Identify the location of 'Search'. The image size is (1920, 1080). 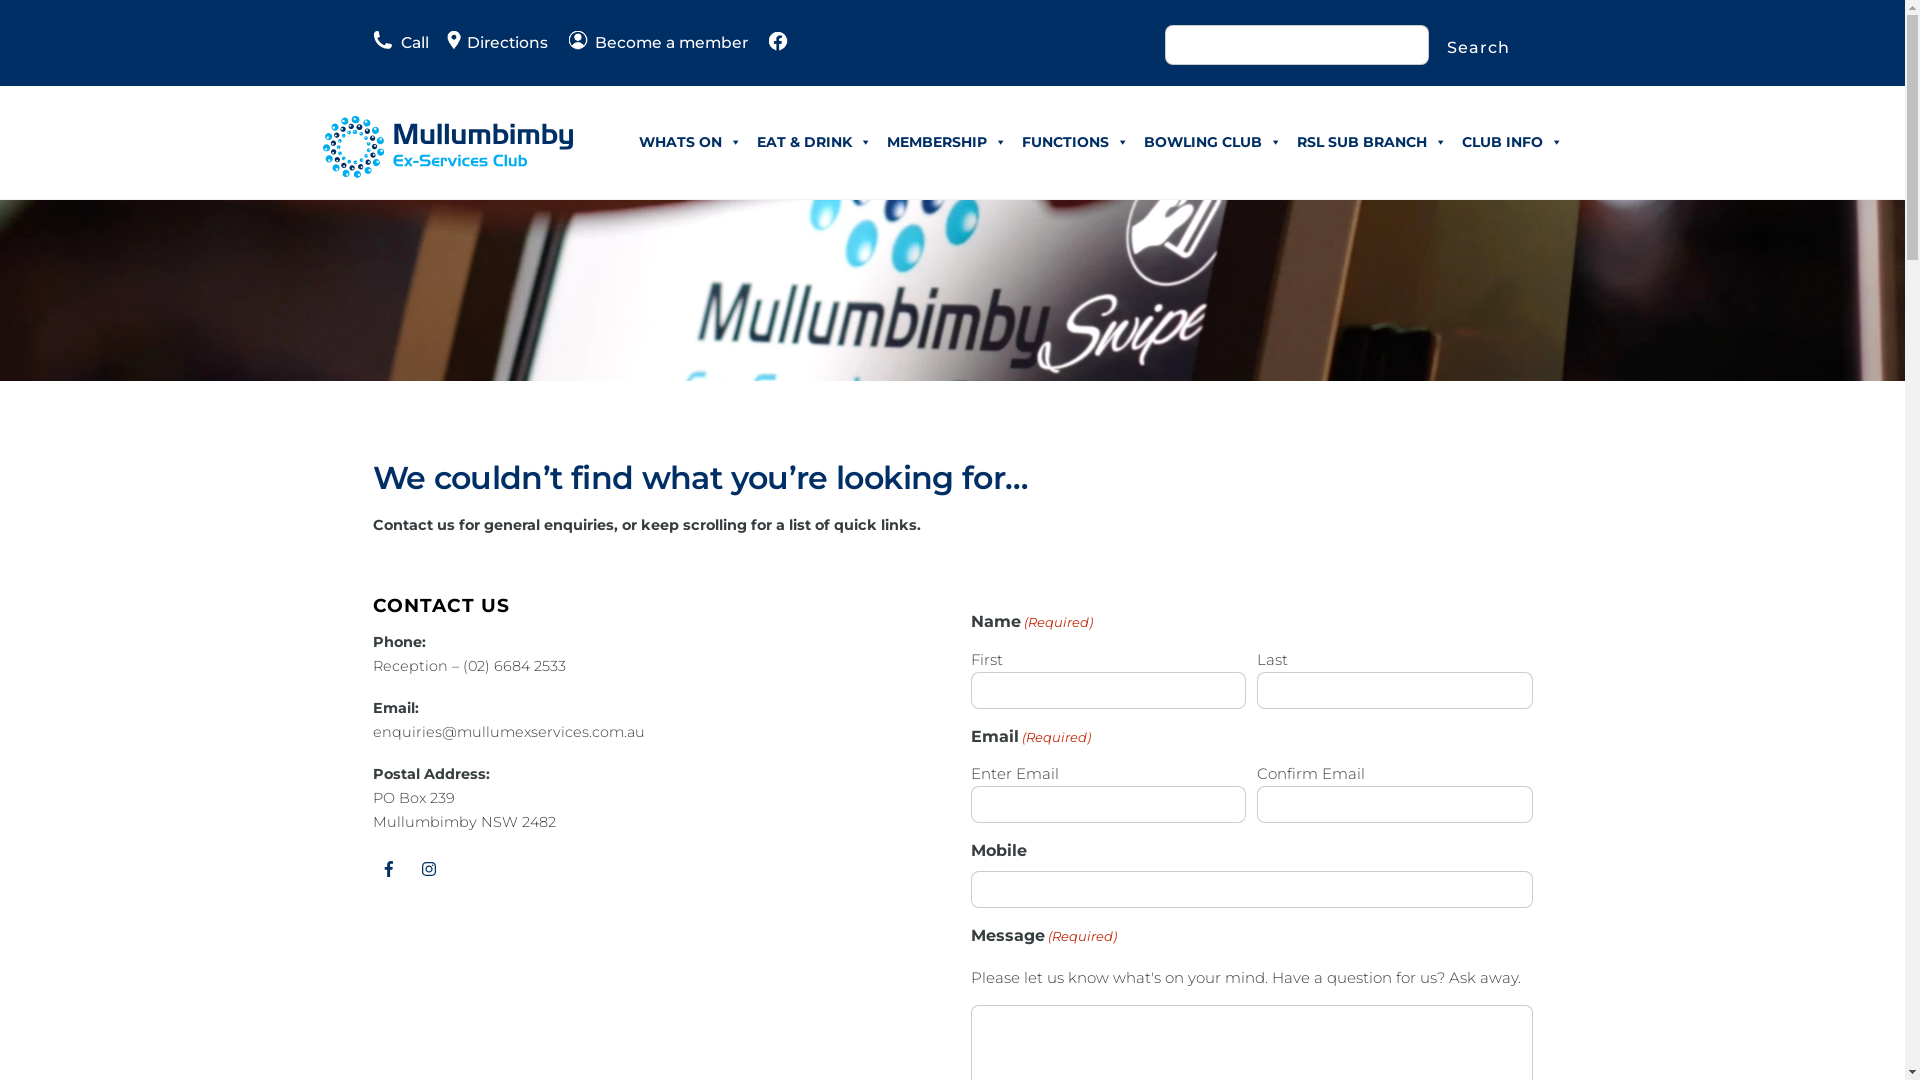
(1478, 46).